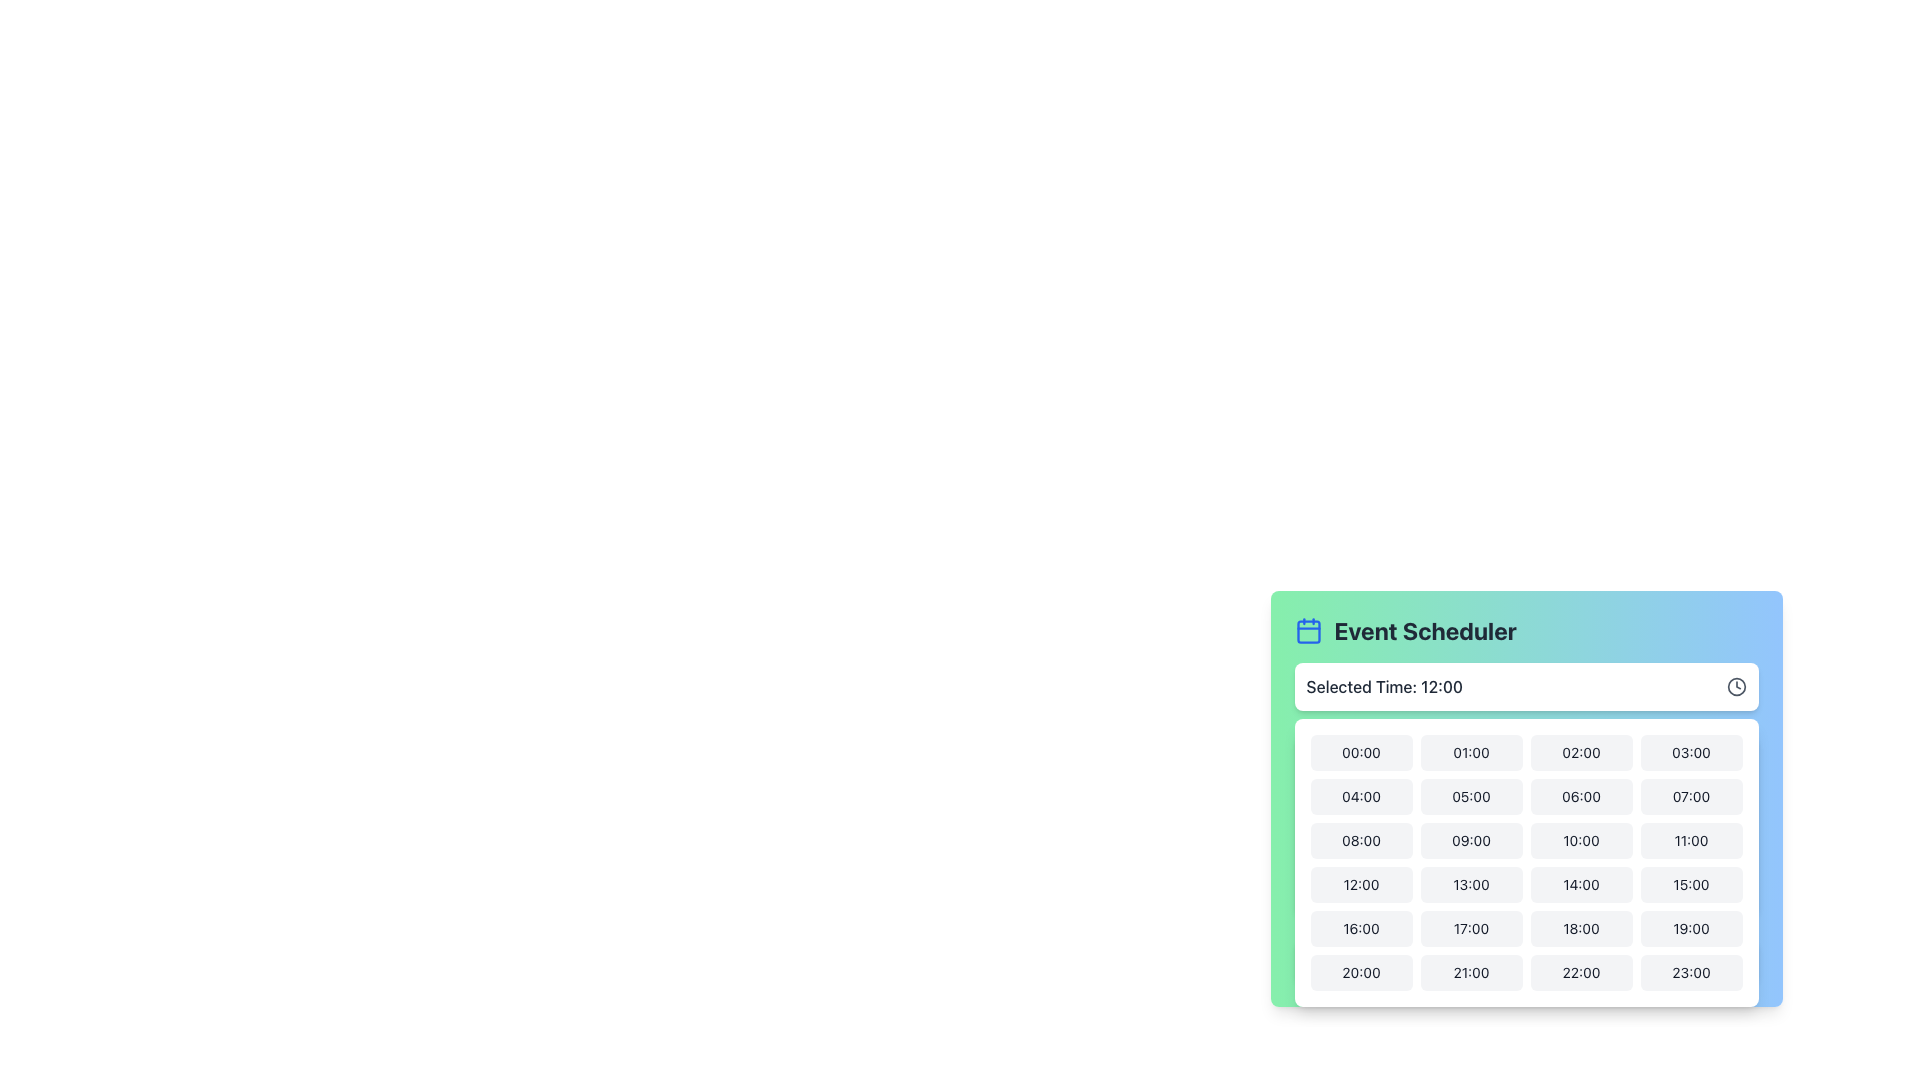 The width and height of the screenshot is (1920, 1080). I want to click on the button labeled '12:00' to observe the hover effect, which changes the background to a blue shade, so click(1360, 883).